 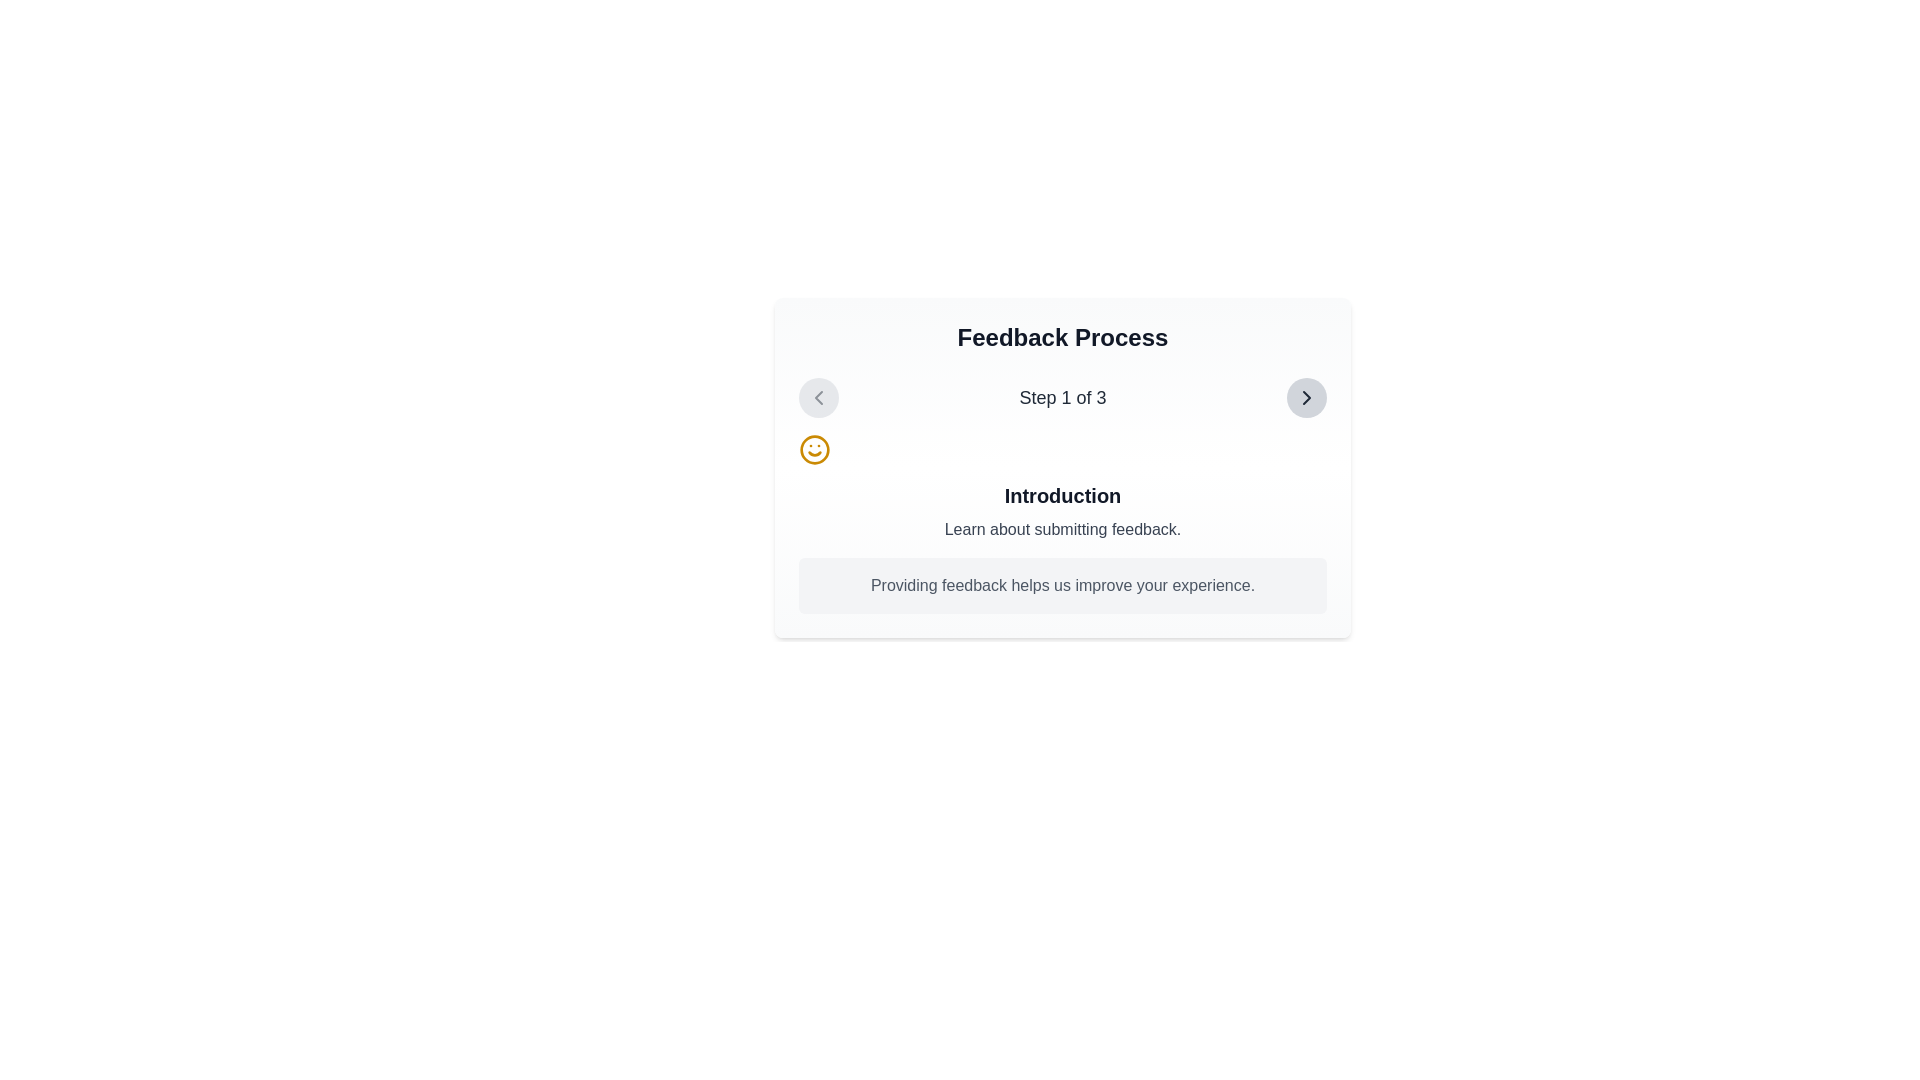 I want to click on the navigation button located in the header section of the 'Feedback Process' card, so click(x=819, y=397).